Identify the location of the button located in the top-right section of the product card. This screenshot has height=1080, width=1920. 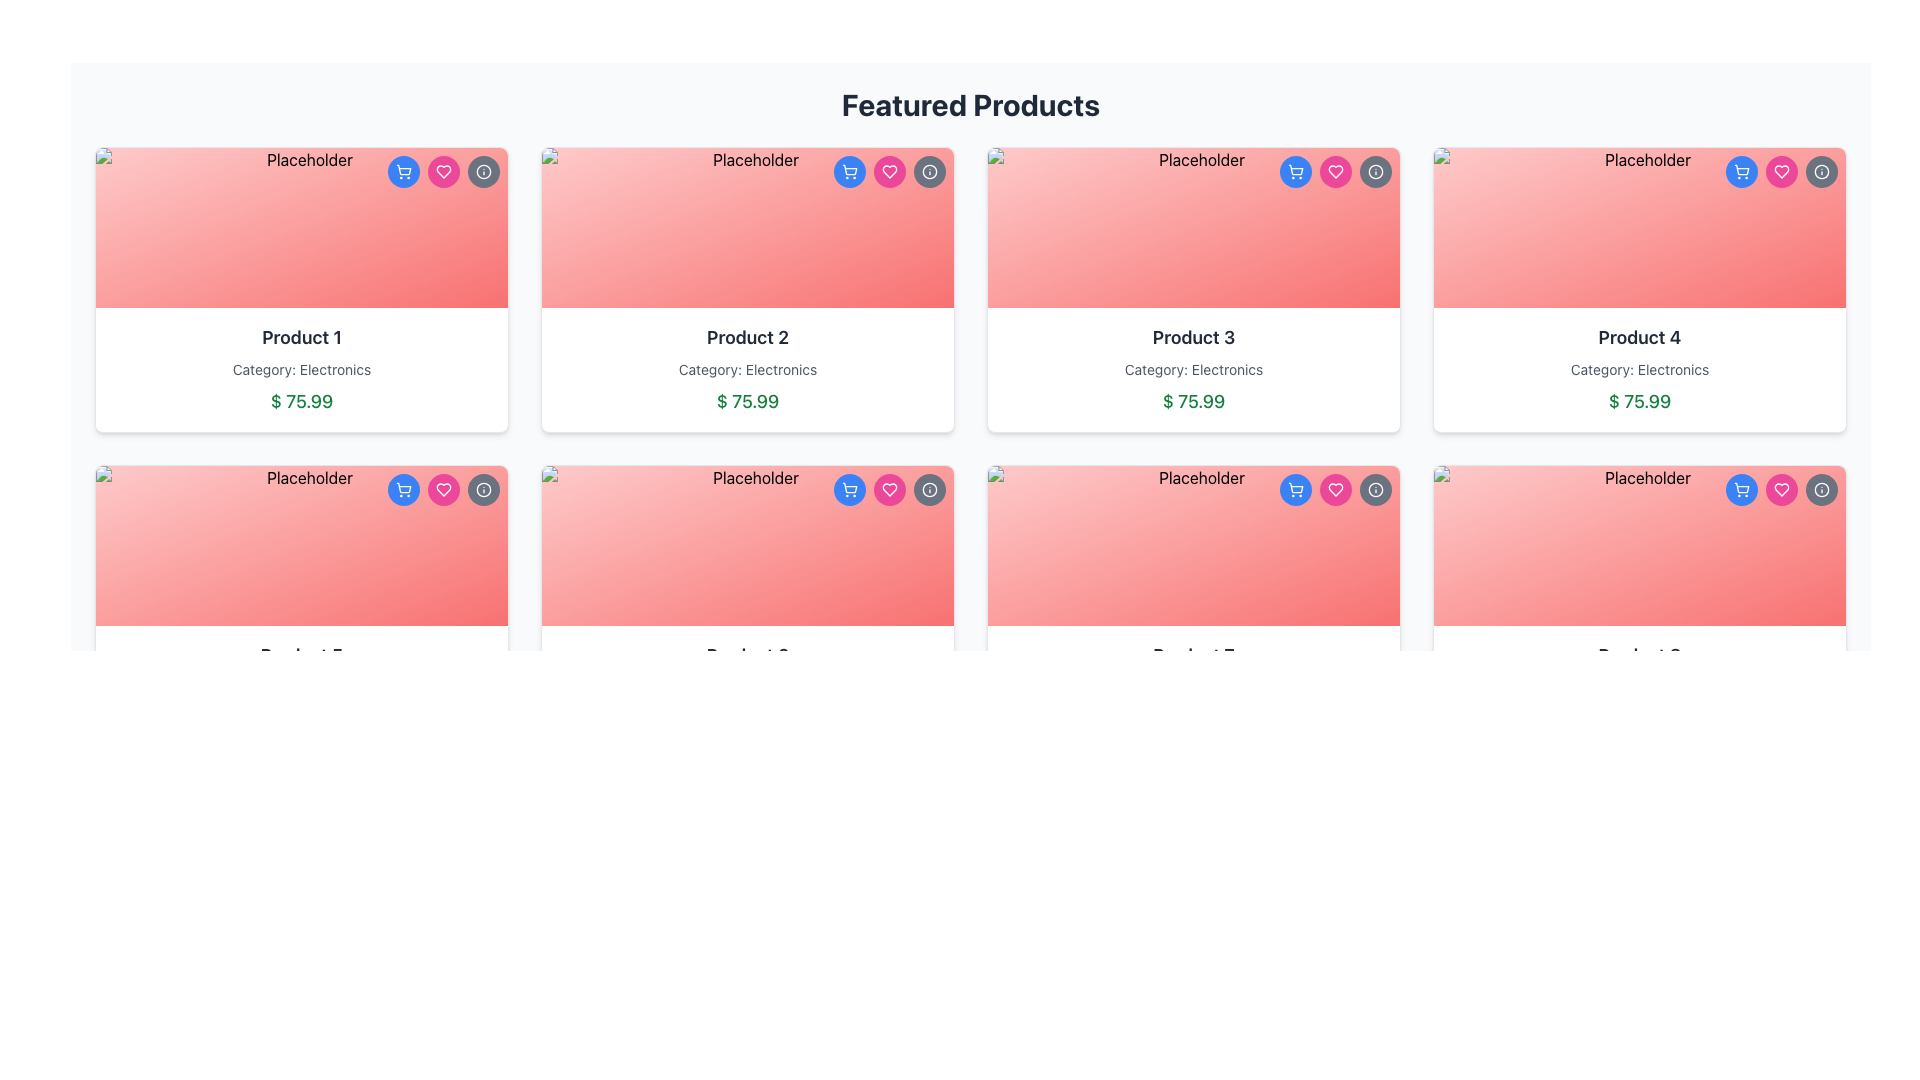
(849, 171).